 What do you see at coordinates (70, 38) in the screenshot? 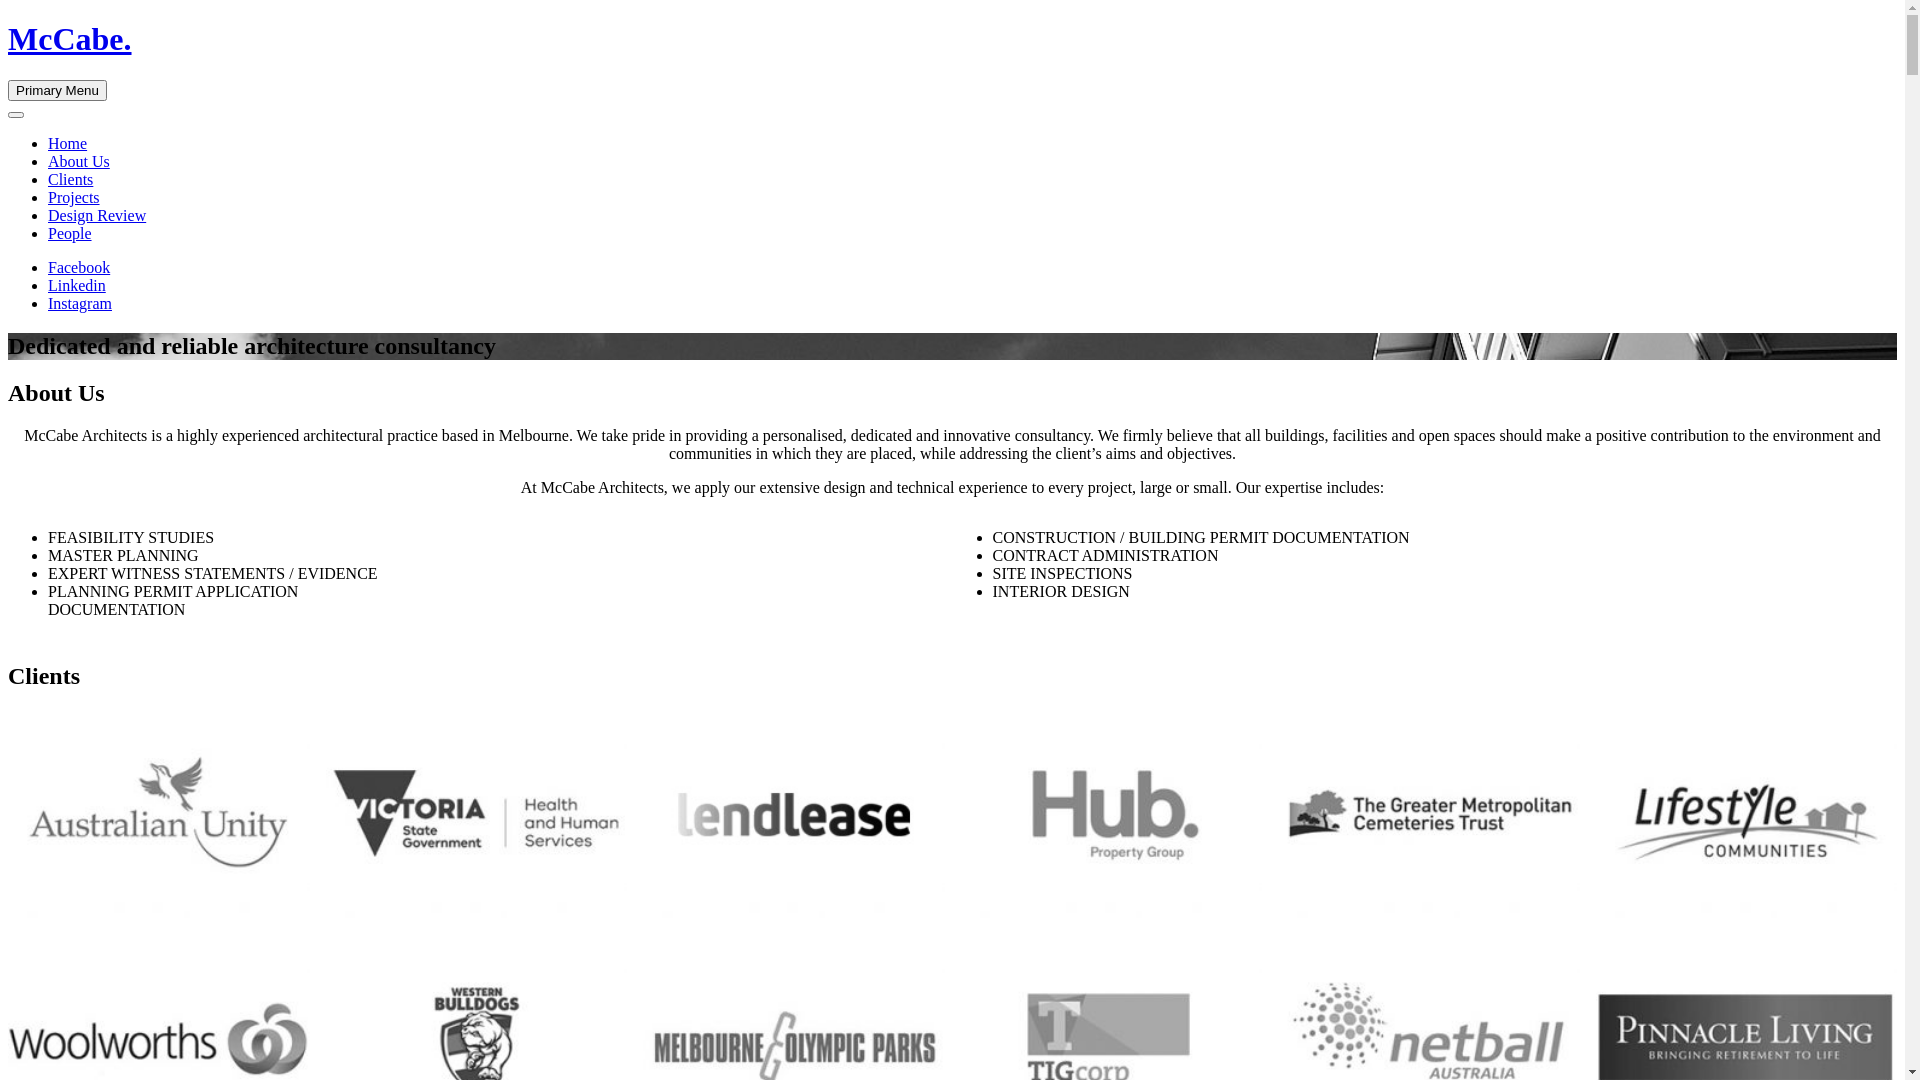
I see `'McCabe.'` at bounding box center [70, 38].